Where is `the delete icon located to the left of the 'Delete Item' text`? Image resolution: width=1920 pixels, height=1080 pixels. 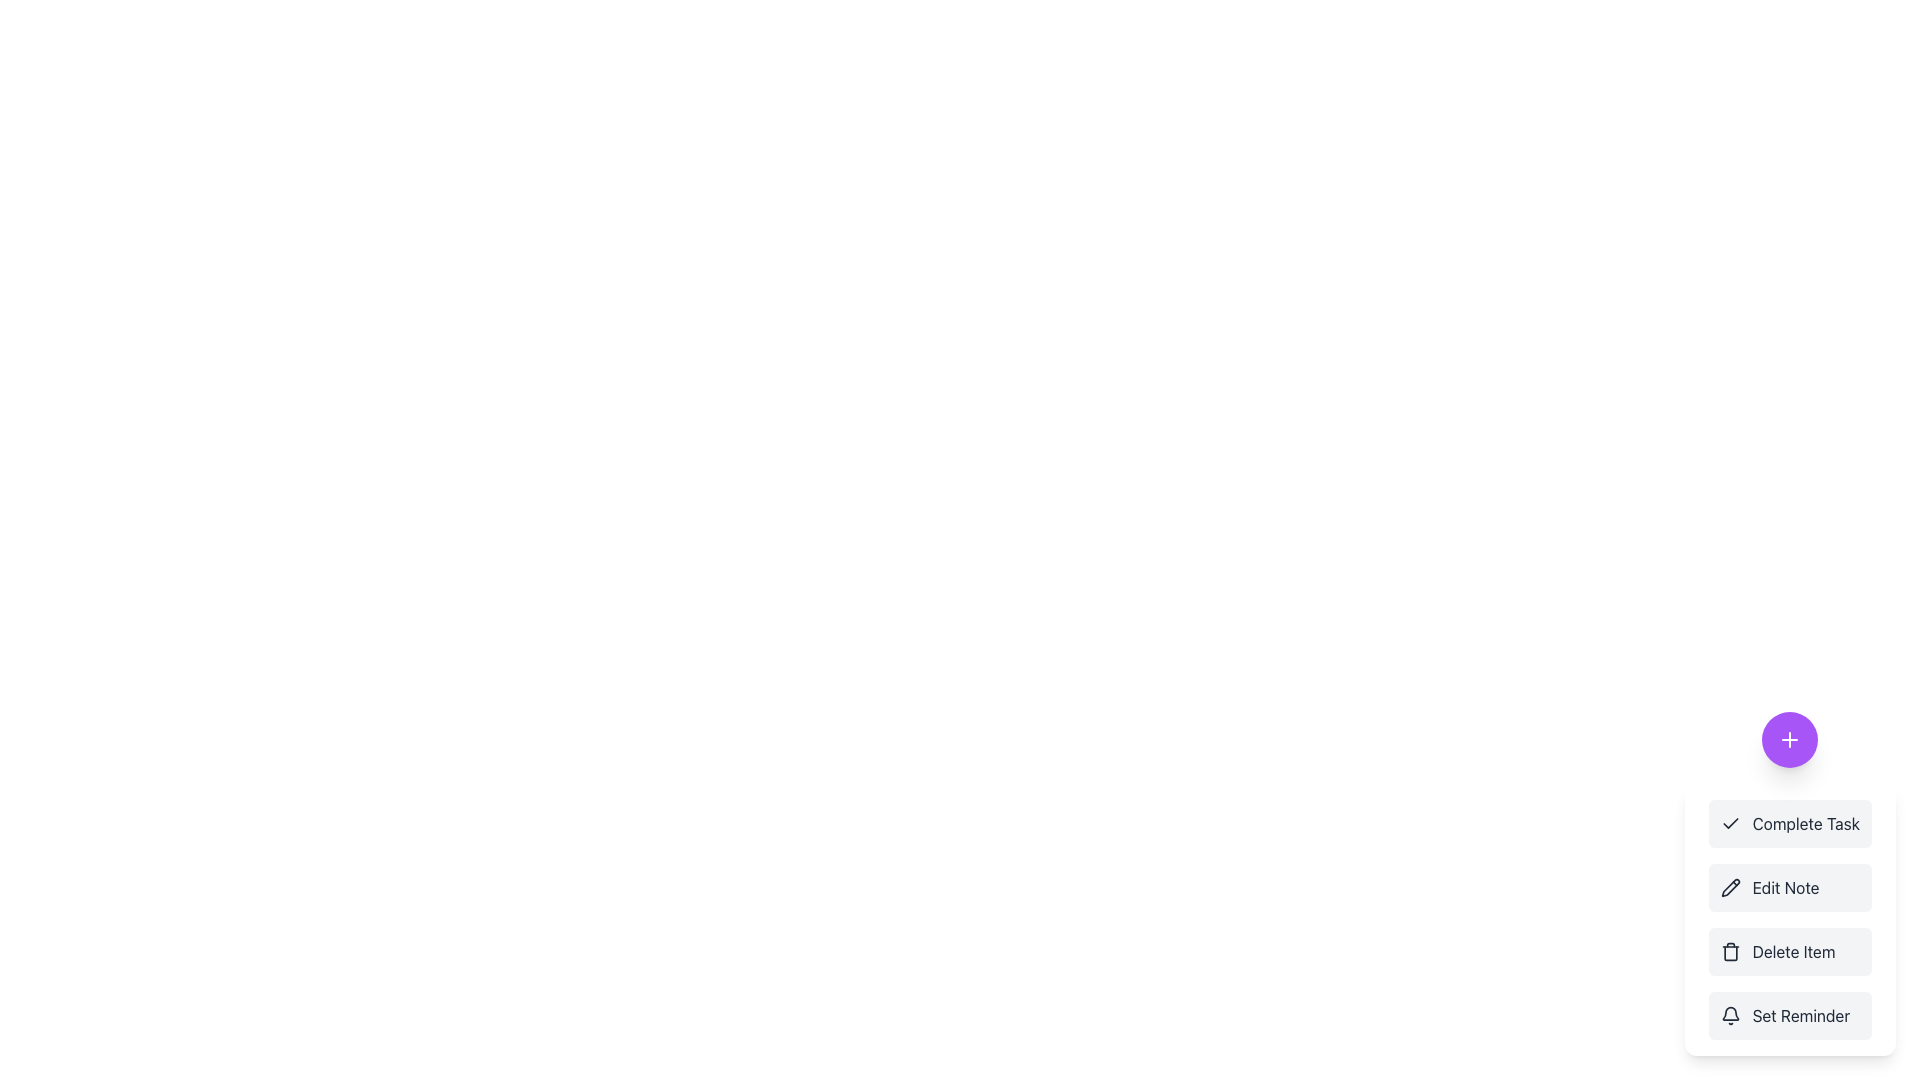
the delete icon located to the left of the 'Delete Item' text is located at coordinates (1729, 951).